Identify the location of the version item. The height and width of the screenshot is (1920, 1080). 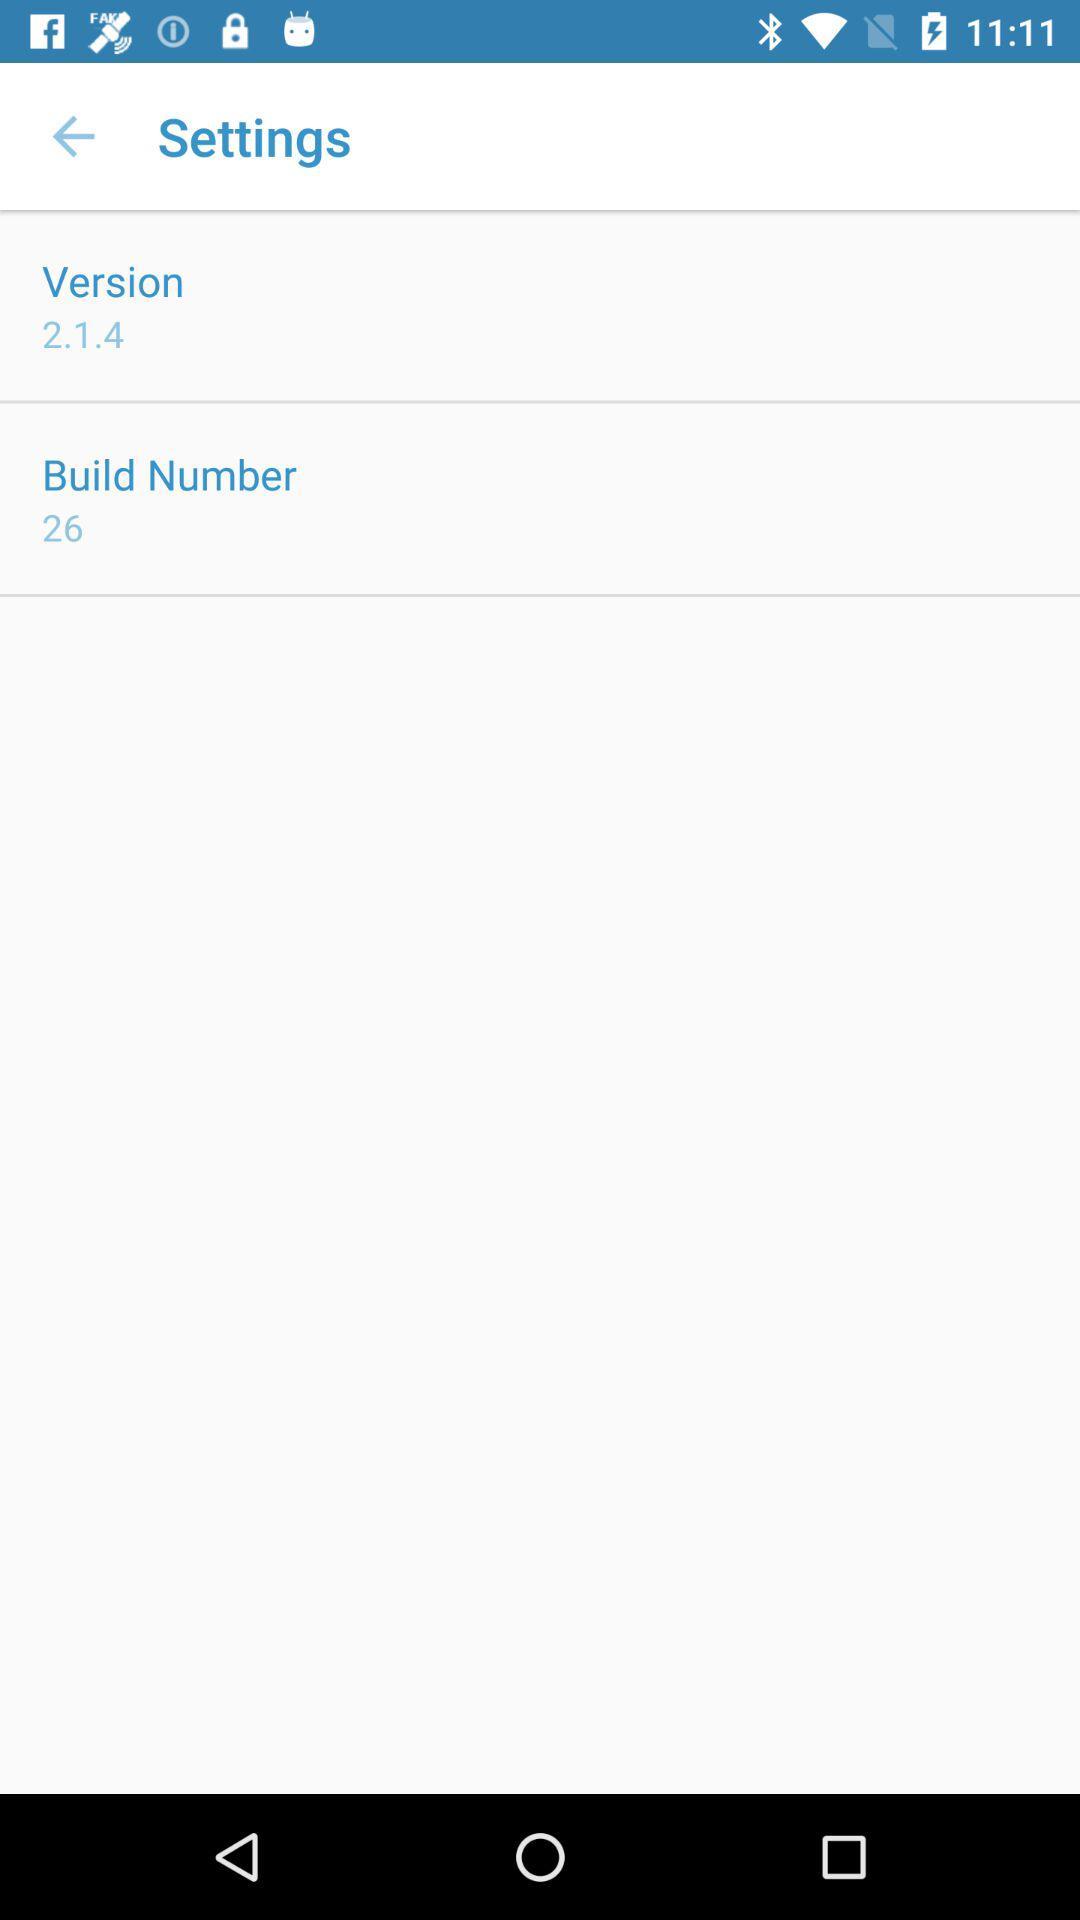
(113, 279).